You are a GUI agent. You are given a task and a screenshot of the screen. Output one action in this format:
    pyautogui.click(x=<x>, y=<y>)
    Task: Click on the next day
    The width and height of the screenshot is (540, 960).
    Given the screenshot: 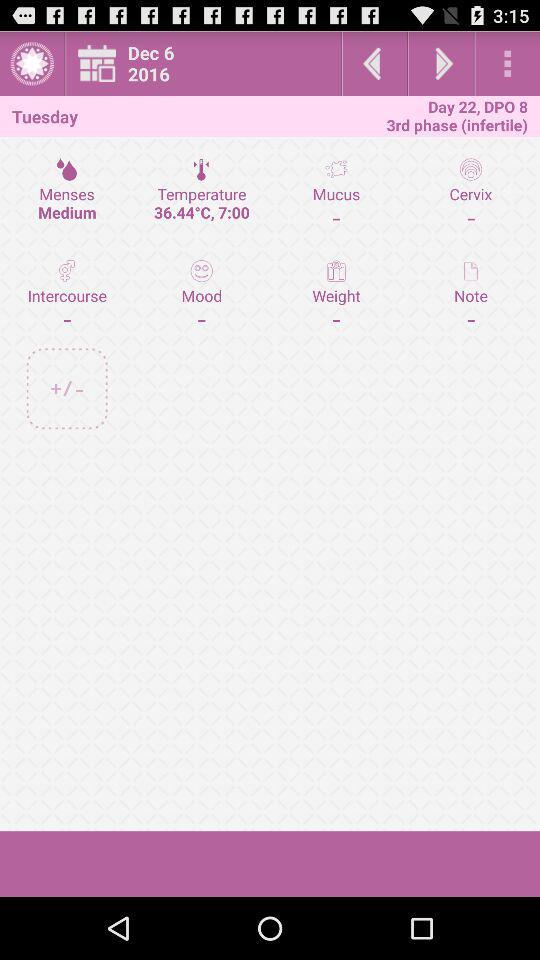 What is the action you would take?
    pyautogui.click(x=441, y=63)
    